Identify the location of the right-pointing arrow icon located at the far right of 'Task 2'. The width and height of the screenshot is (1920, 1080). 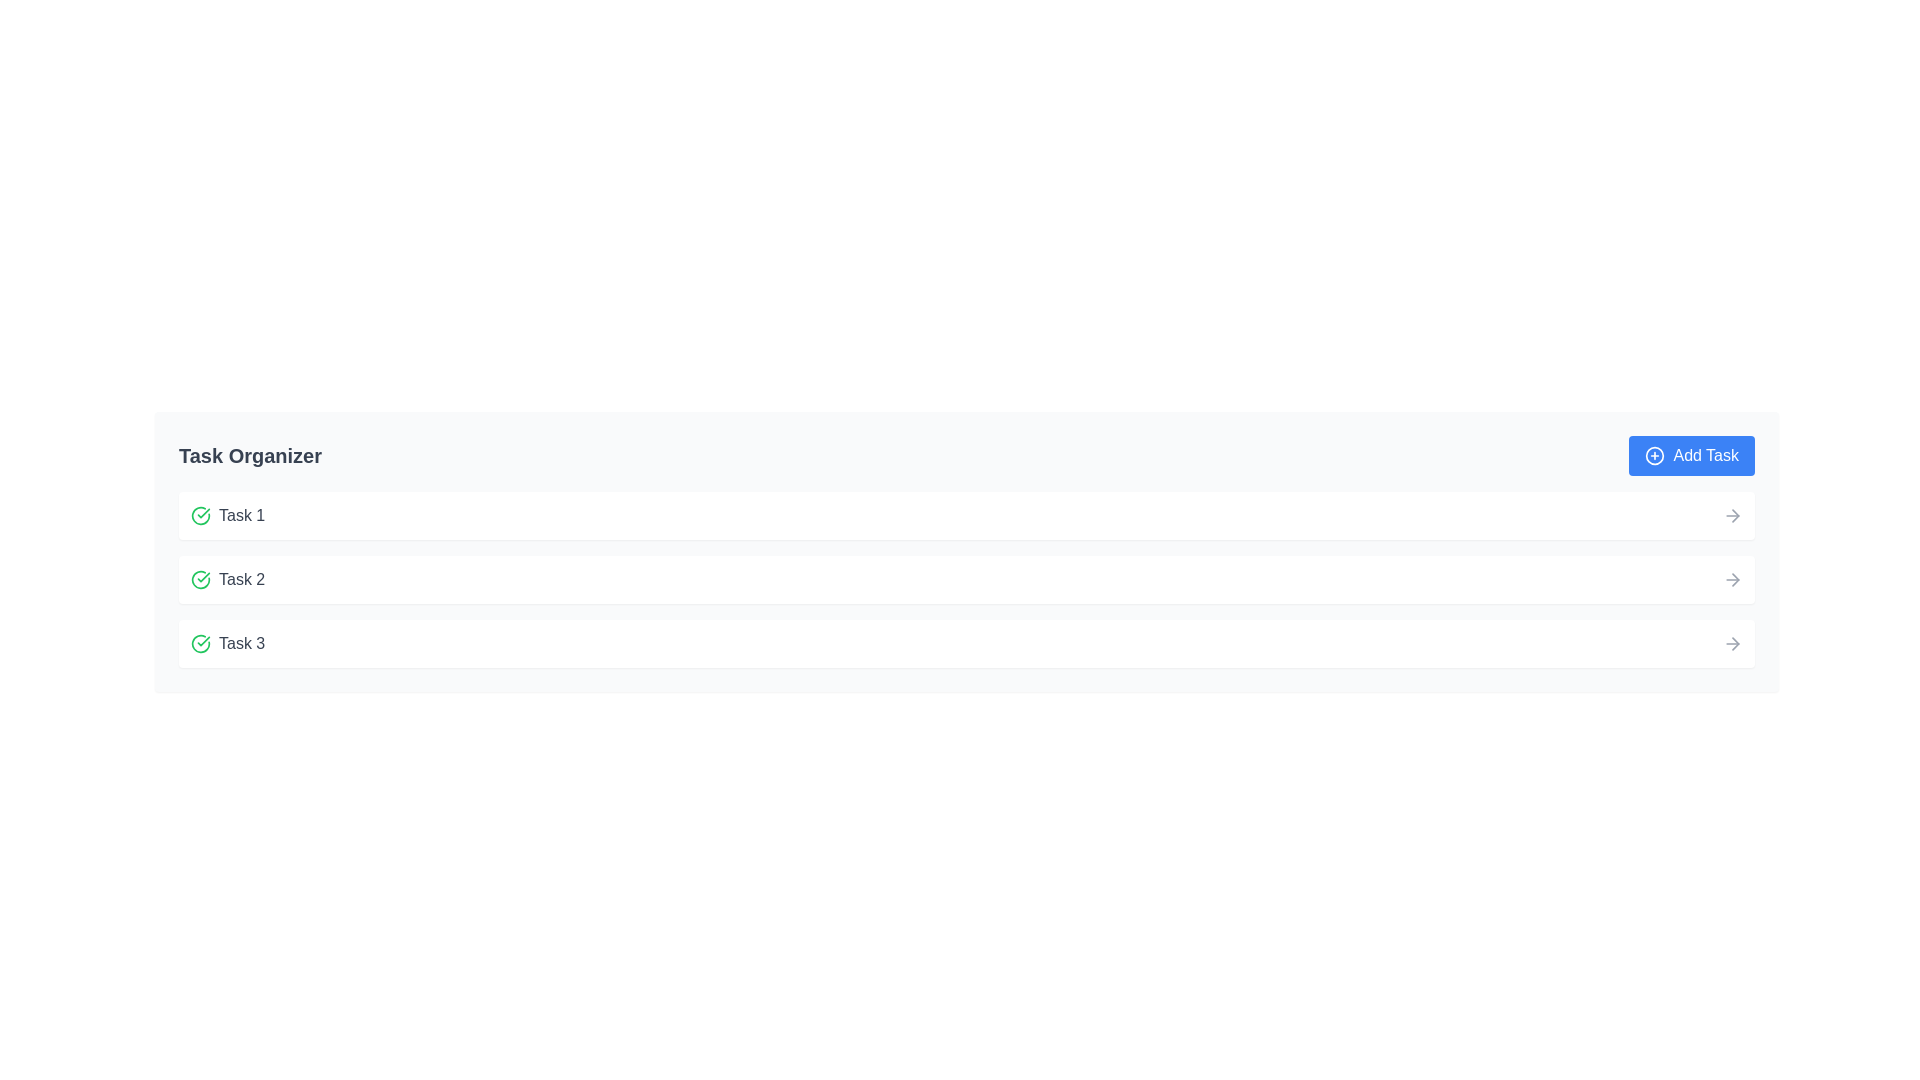
(1731, 579).